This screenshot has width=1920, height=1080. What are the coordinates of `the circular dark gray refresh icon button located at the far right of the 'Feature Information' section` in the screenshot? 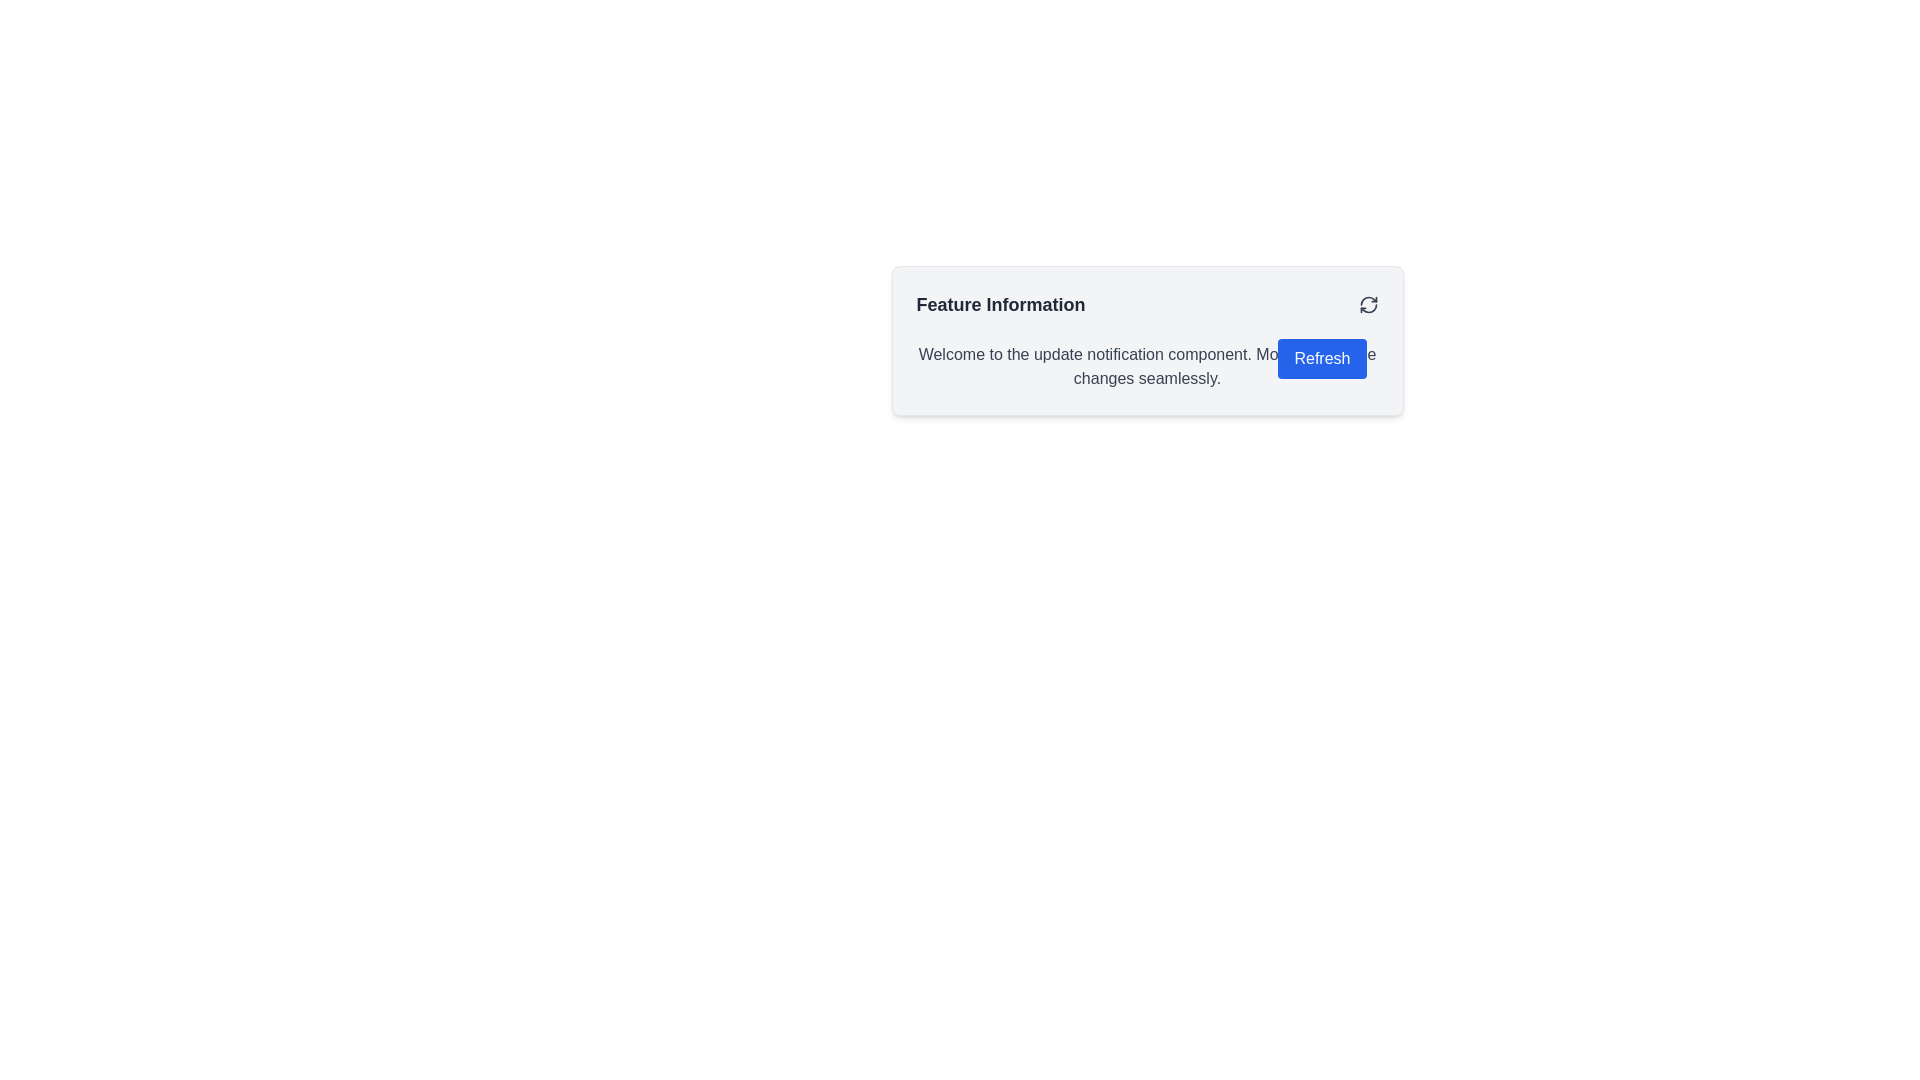 It's located at (1367, 304).